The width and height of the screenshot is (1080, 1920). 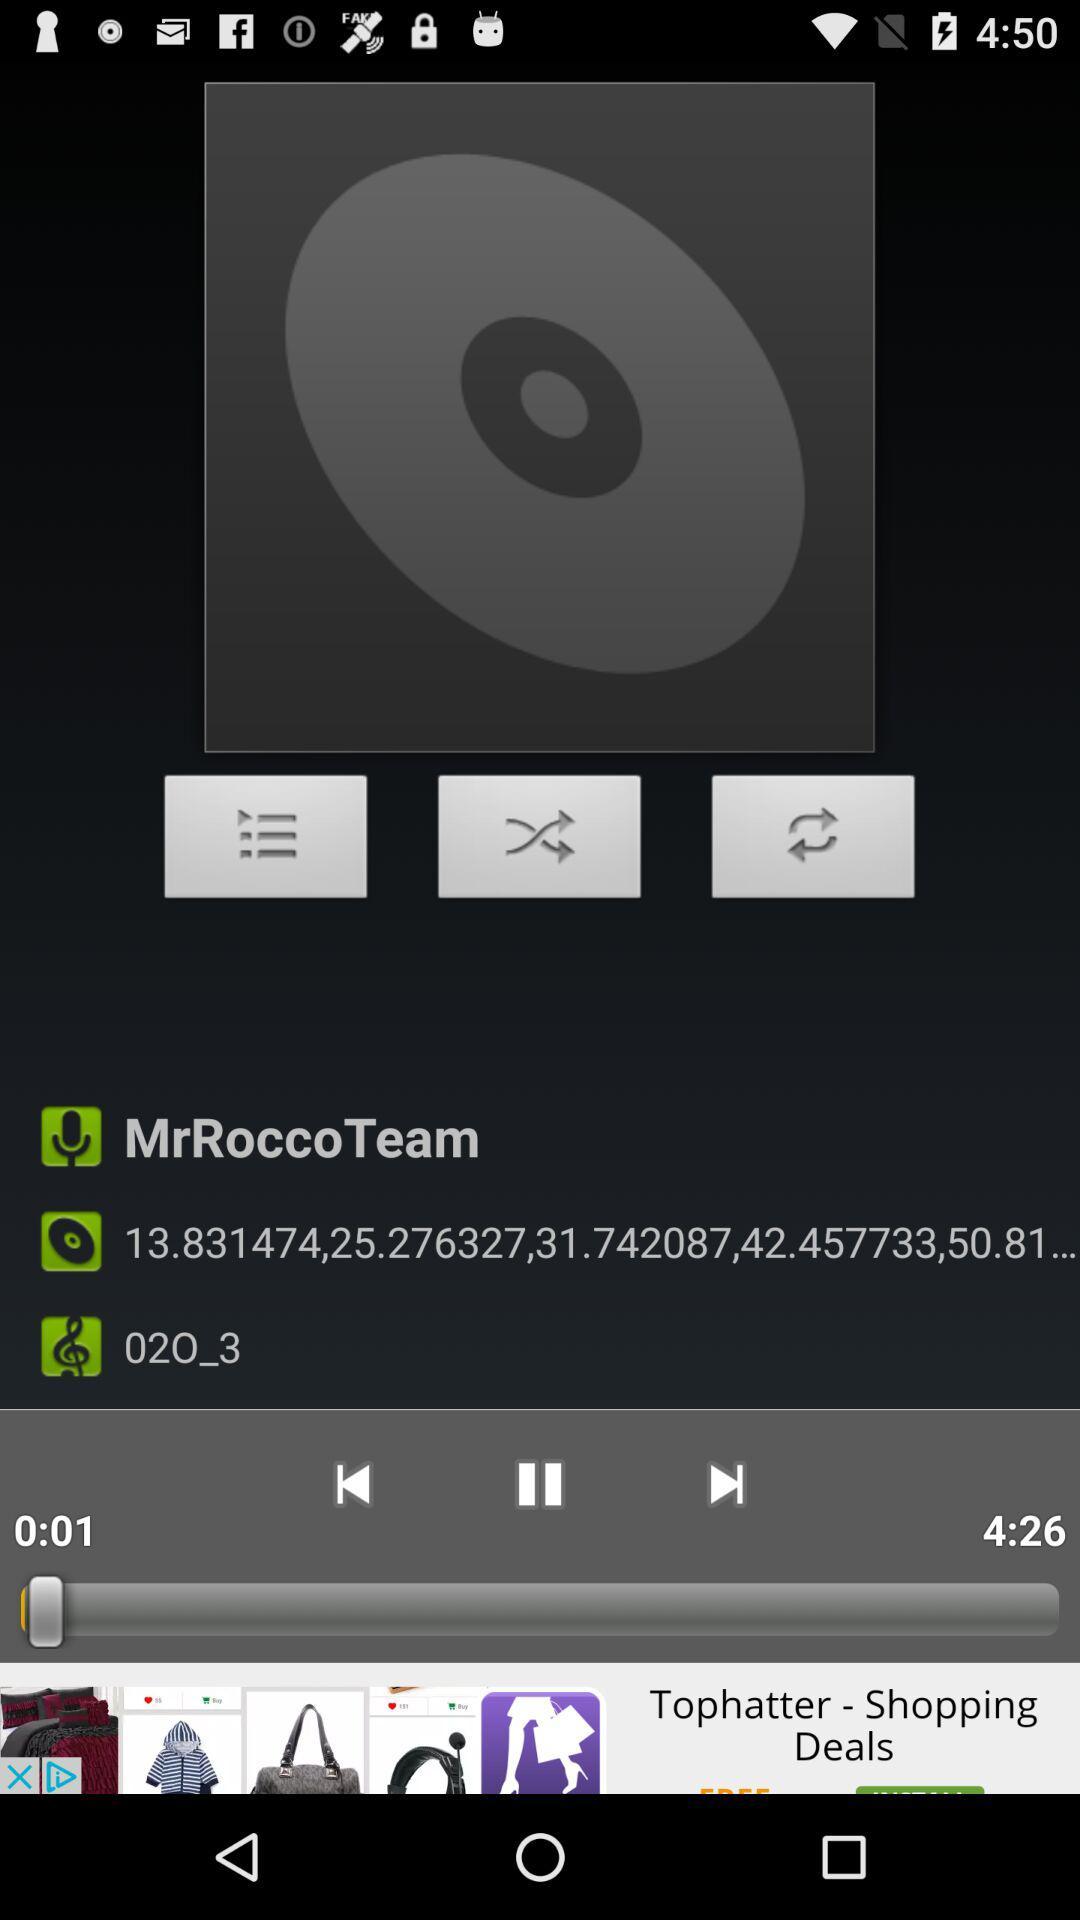 What do you see at coordinates (540, 842) in the screenshot?
I see `shuffle order of audio` at bounding box center [540, 842].